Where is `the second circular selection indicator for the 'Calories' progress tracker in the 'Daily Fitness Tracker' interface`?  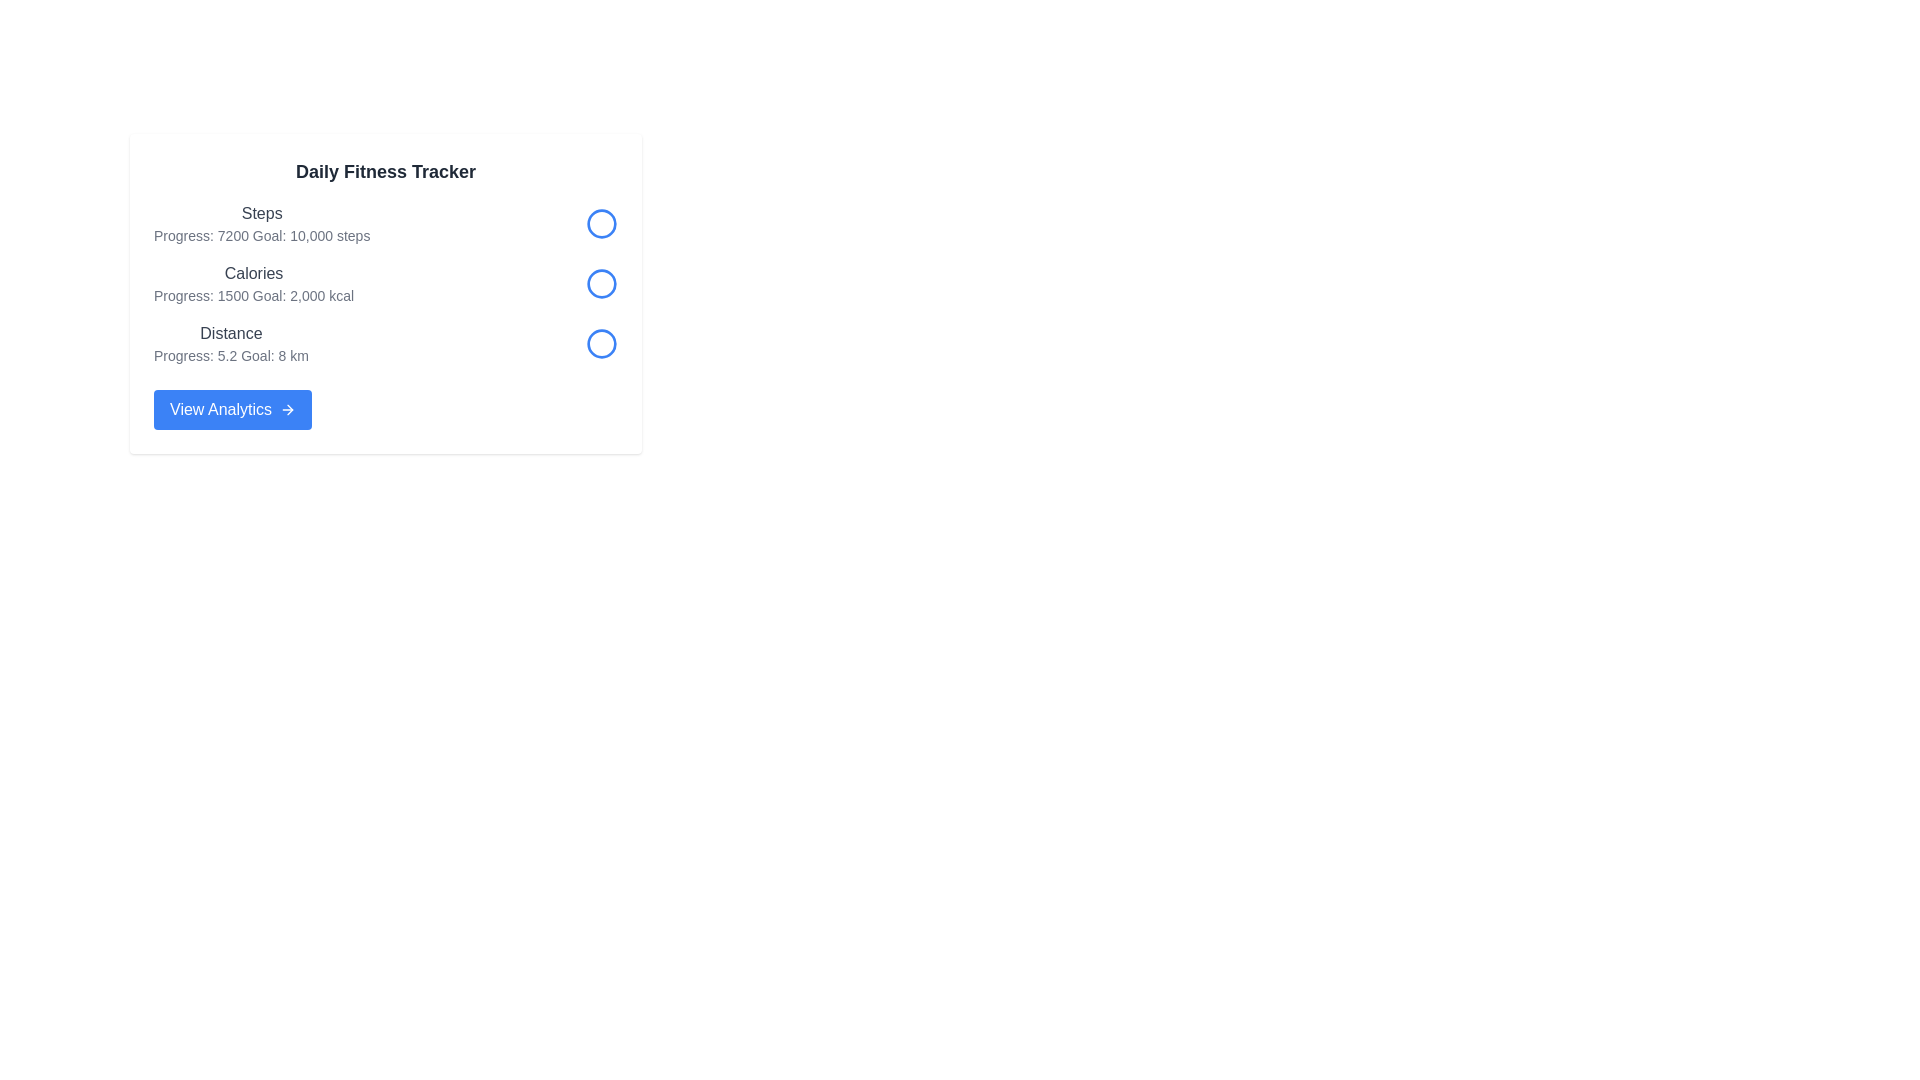
the second circular selection indicator for the 'Calories' progress tracker in the 'Daily Fitness Tracker' interface is located at coordinates (600, 284).